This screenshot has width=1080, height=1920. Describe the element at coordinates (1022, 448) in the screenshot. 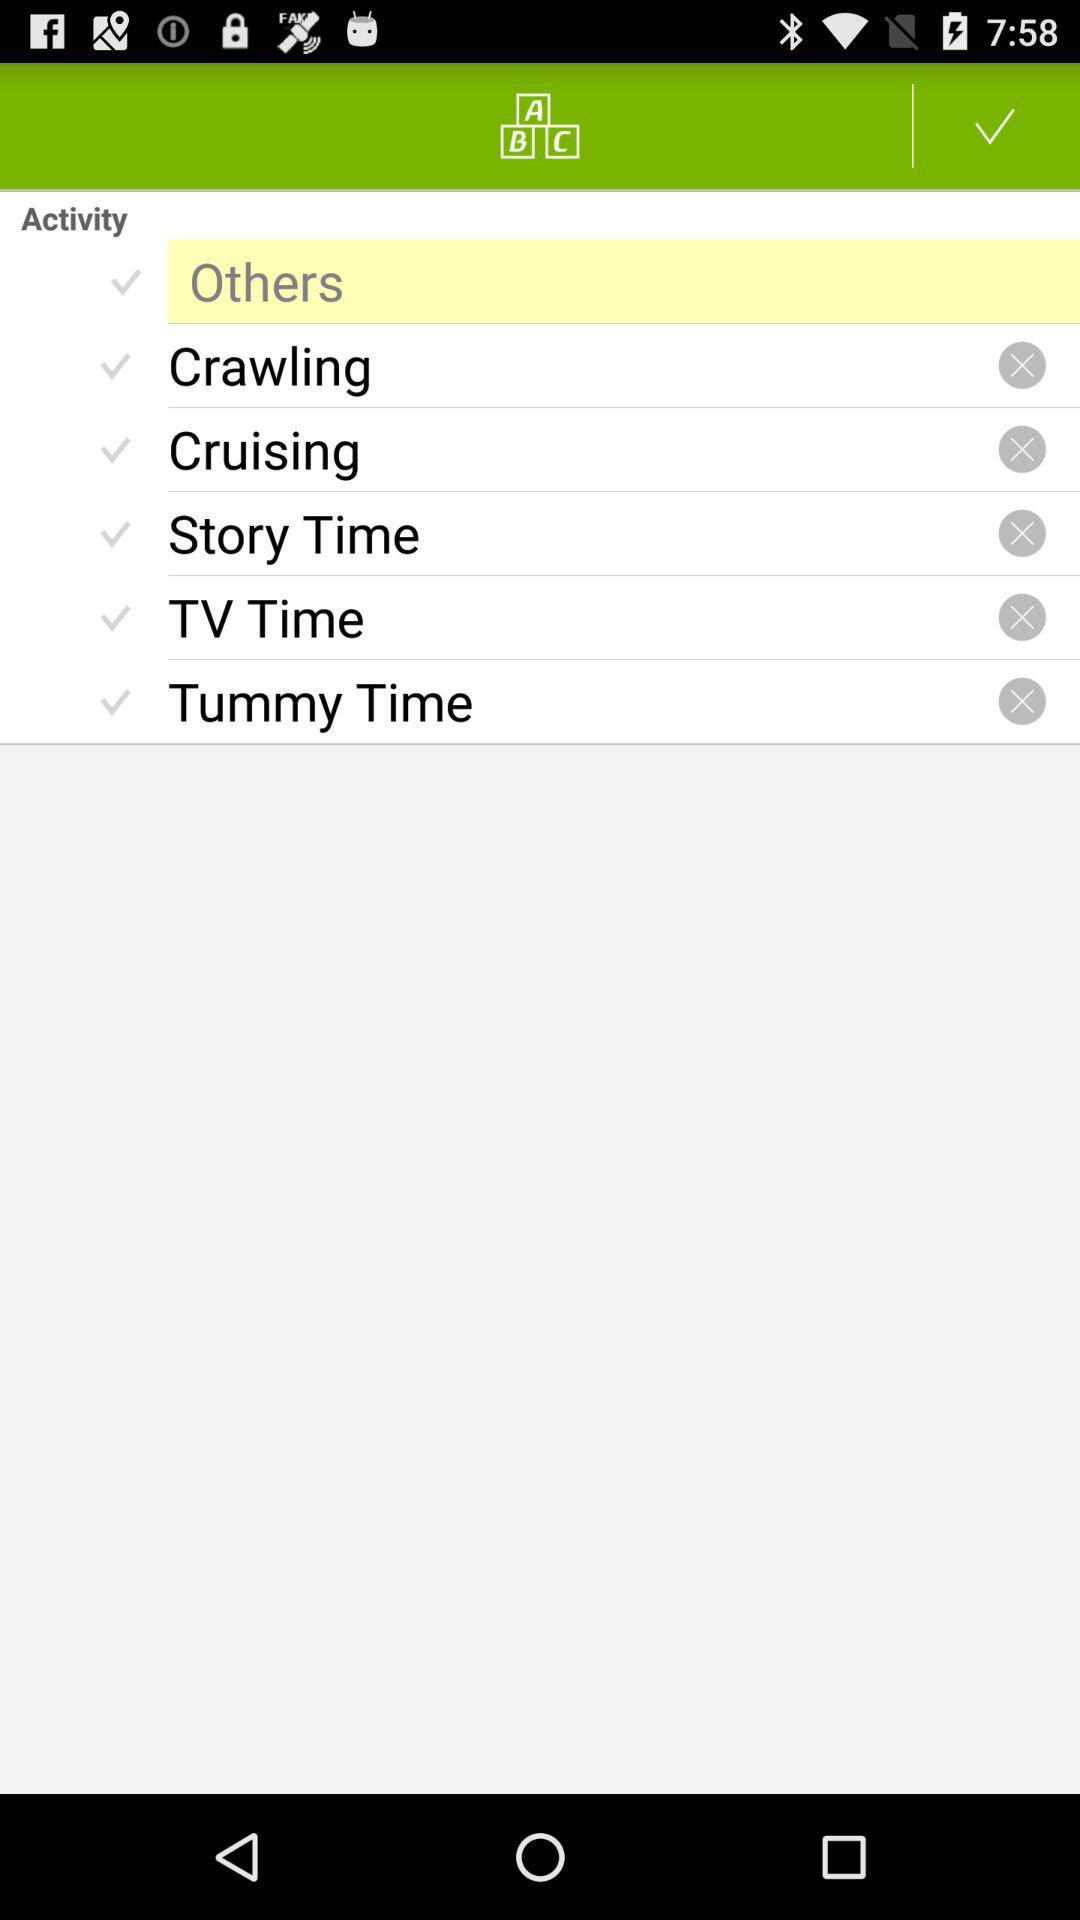

I see `canceling particular activity` at that location.